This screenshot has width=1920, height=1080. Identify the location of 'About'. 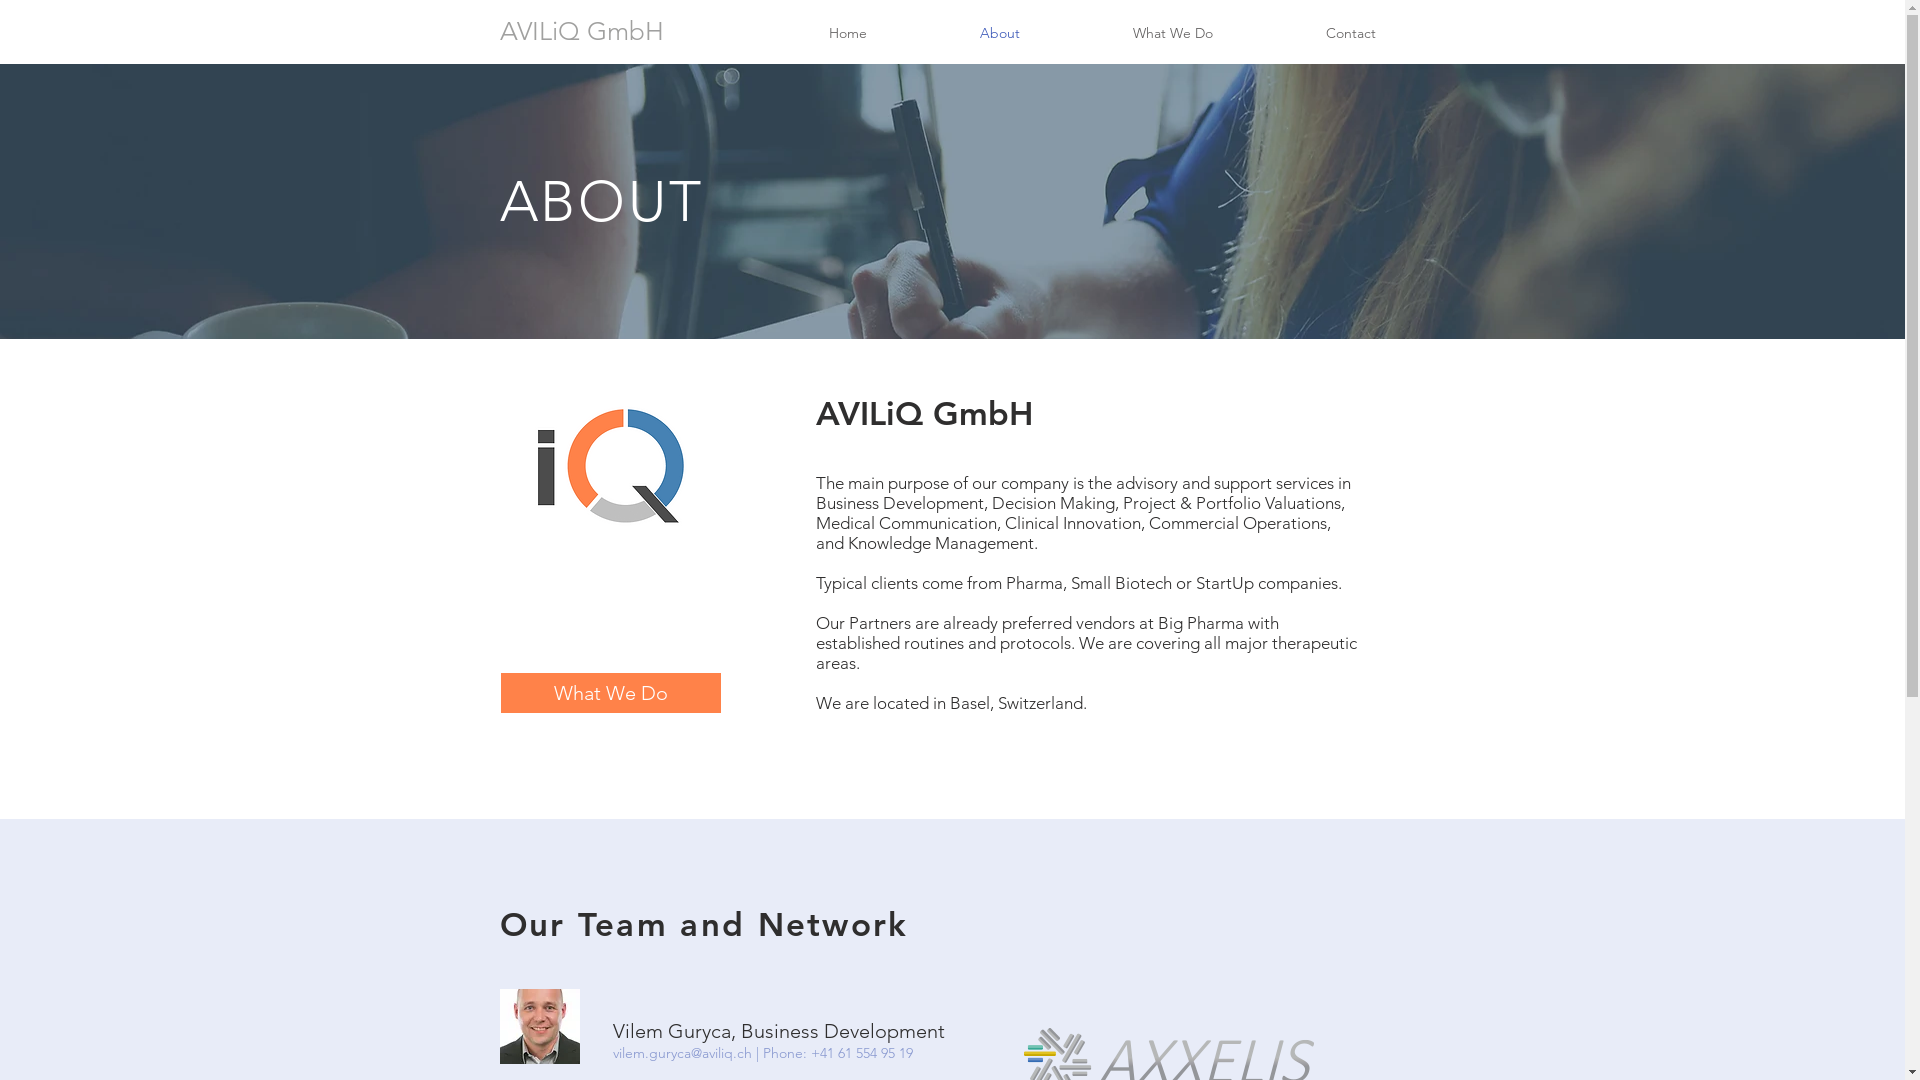
(923, 33).